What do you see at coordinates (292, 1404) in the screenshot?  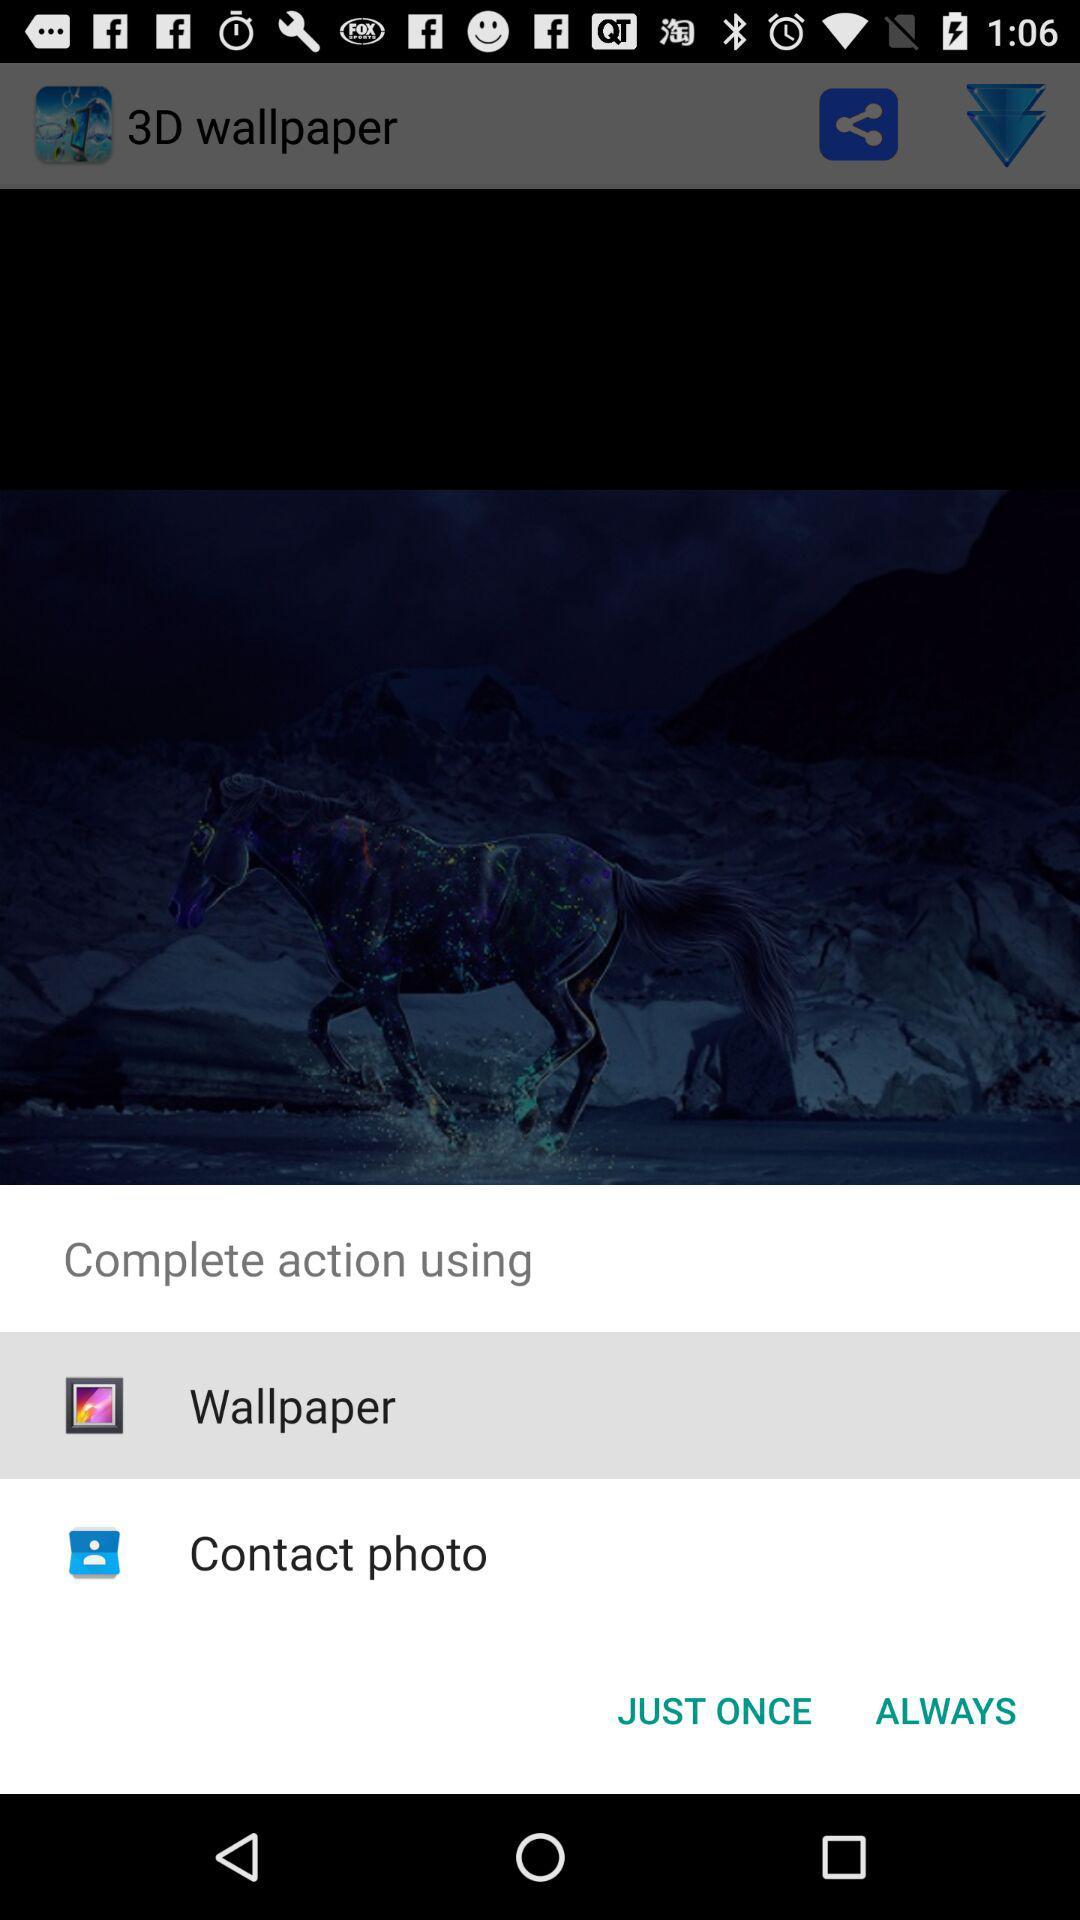 I see `app below the complete action using app` at bounding box center [292, 1404].